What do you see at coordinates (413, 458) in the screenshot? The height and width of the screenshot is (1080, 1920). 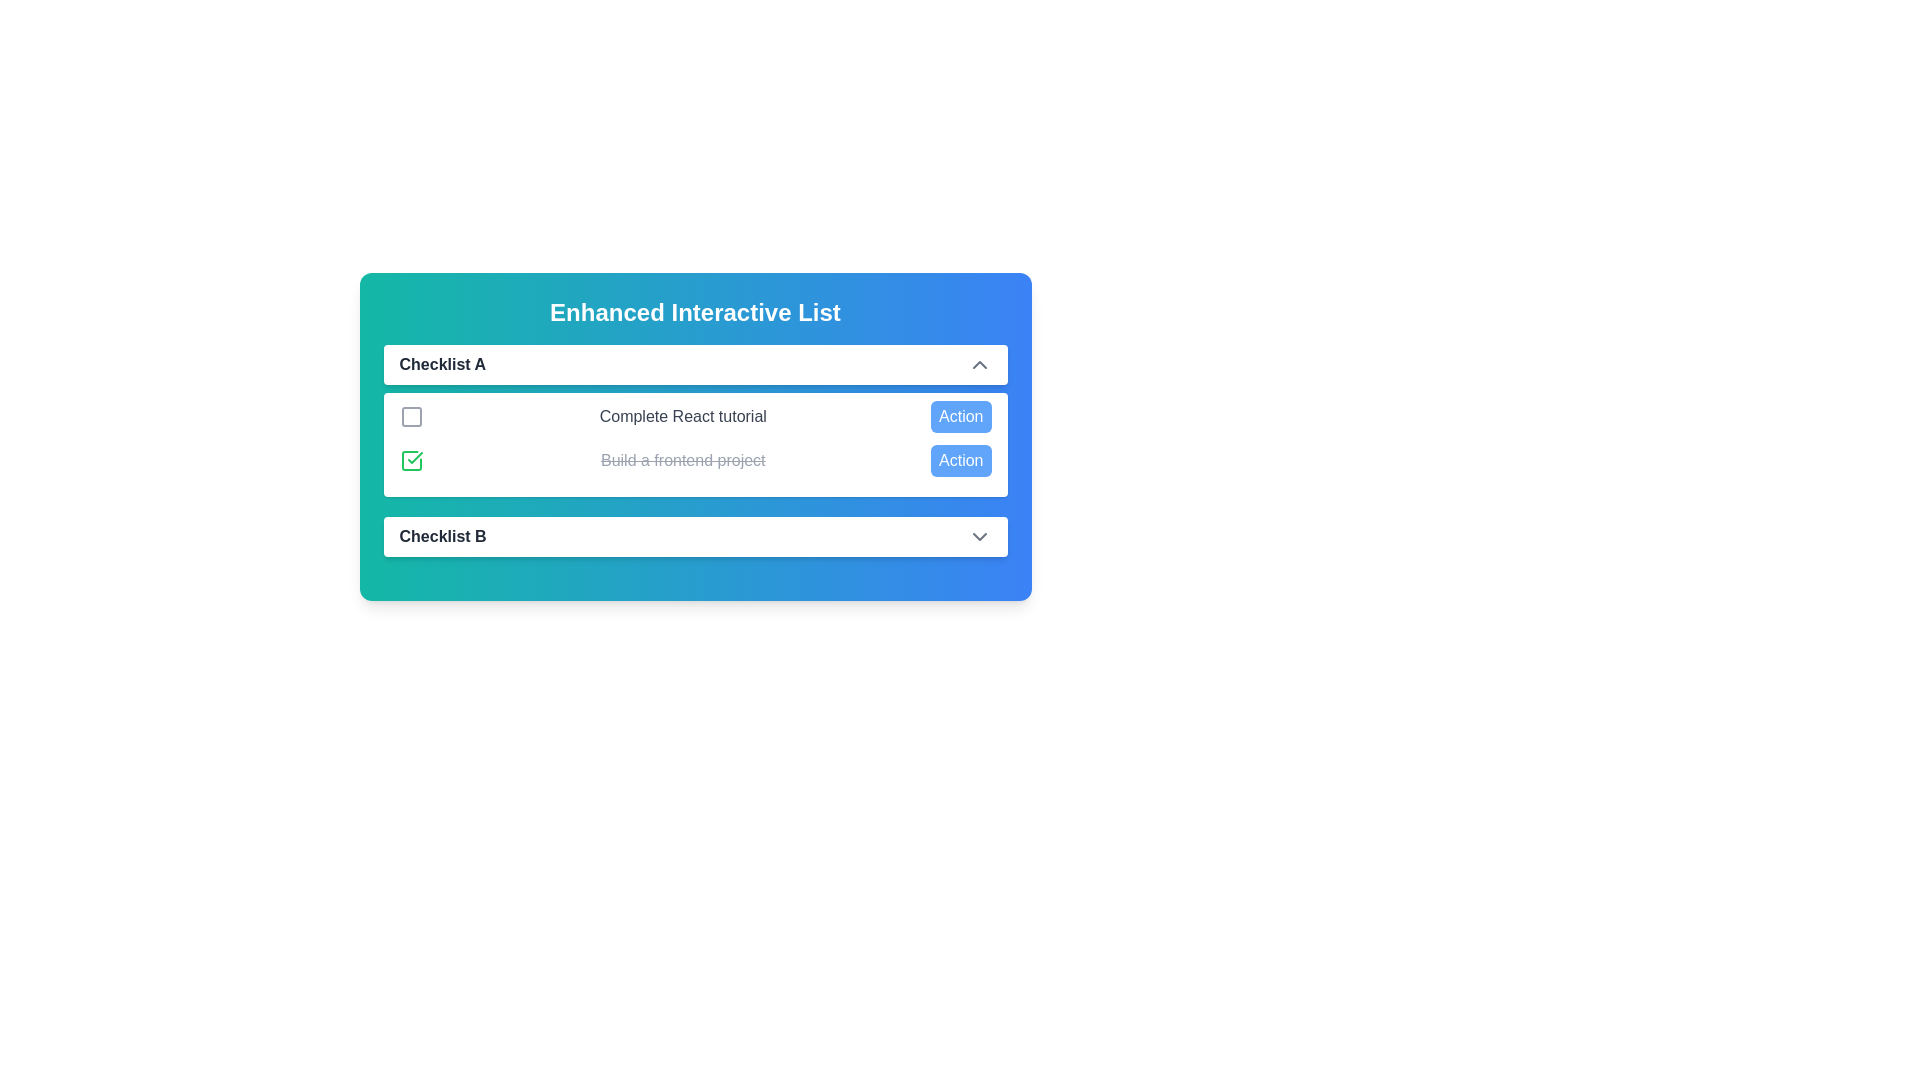 I see `the checkmark icon indicating a completed task adjacent` at bounding box center [413, 458].